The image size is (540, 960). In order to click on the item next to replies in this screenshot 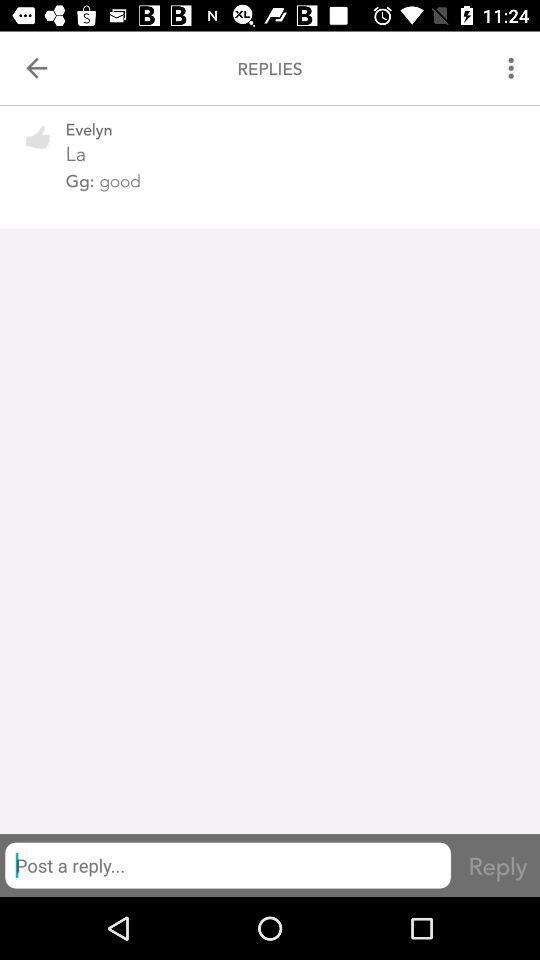, I will do `click(513, 68)`.